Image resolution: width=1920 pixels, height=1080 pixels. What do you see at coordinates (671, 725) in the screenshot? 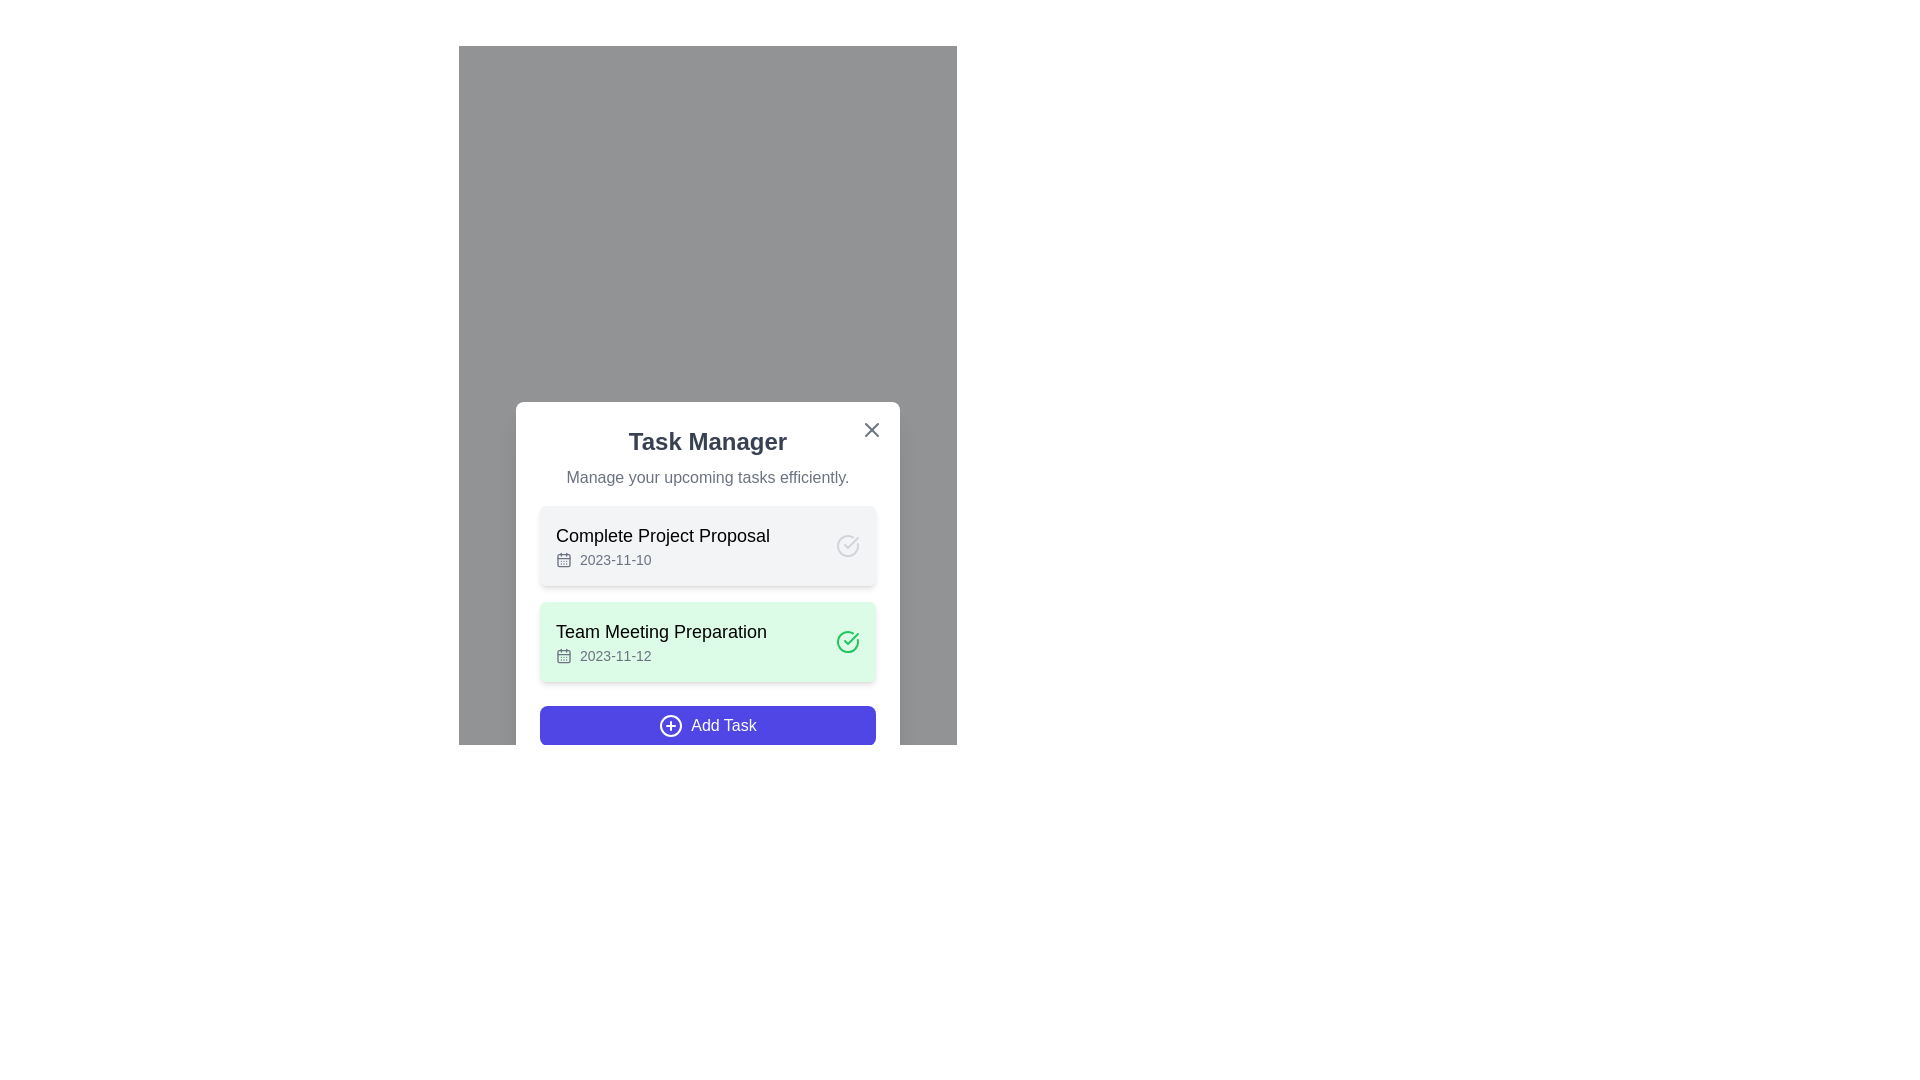
I see `the circular plus icon located within the 'Add Task' button at the bottom of the task manager interface` at bounding box center [671, 725].